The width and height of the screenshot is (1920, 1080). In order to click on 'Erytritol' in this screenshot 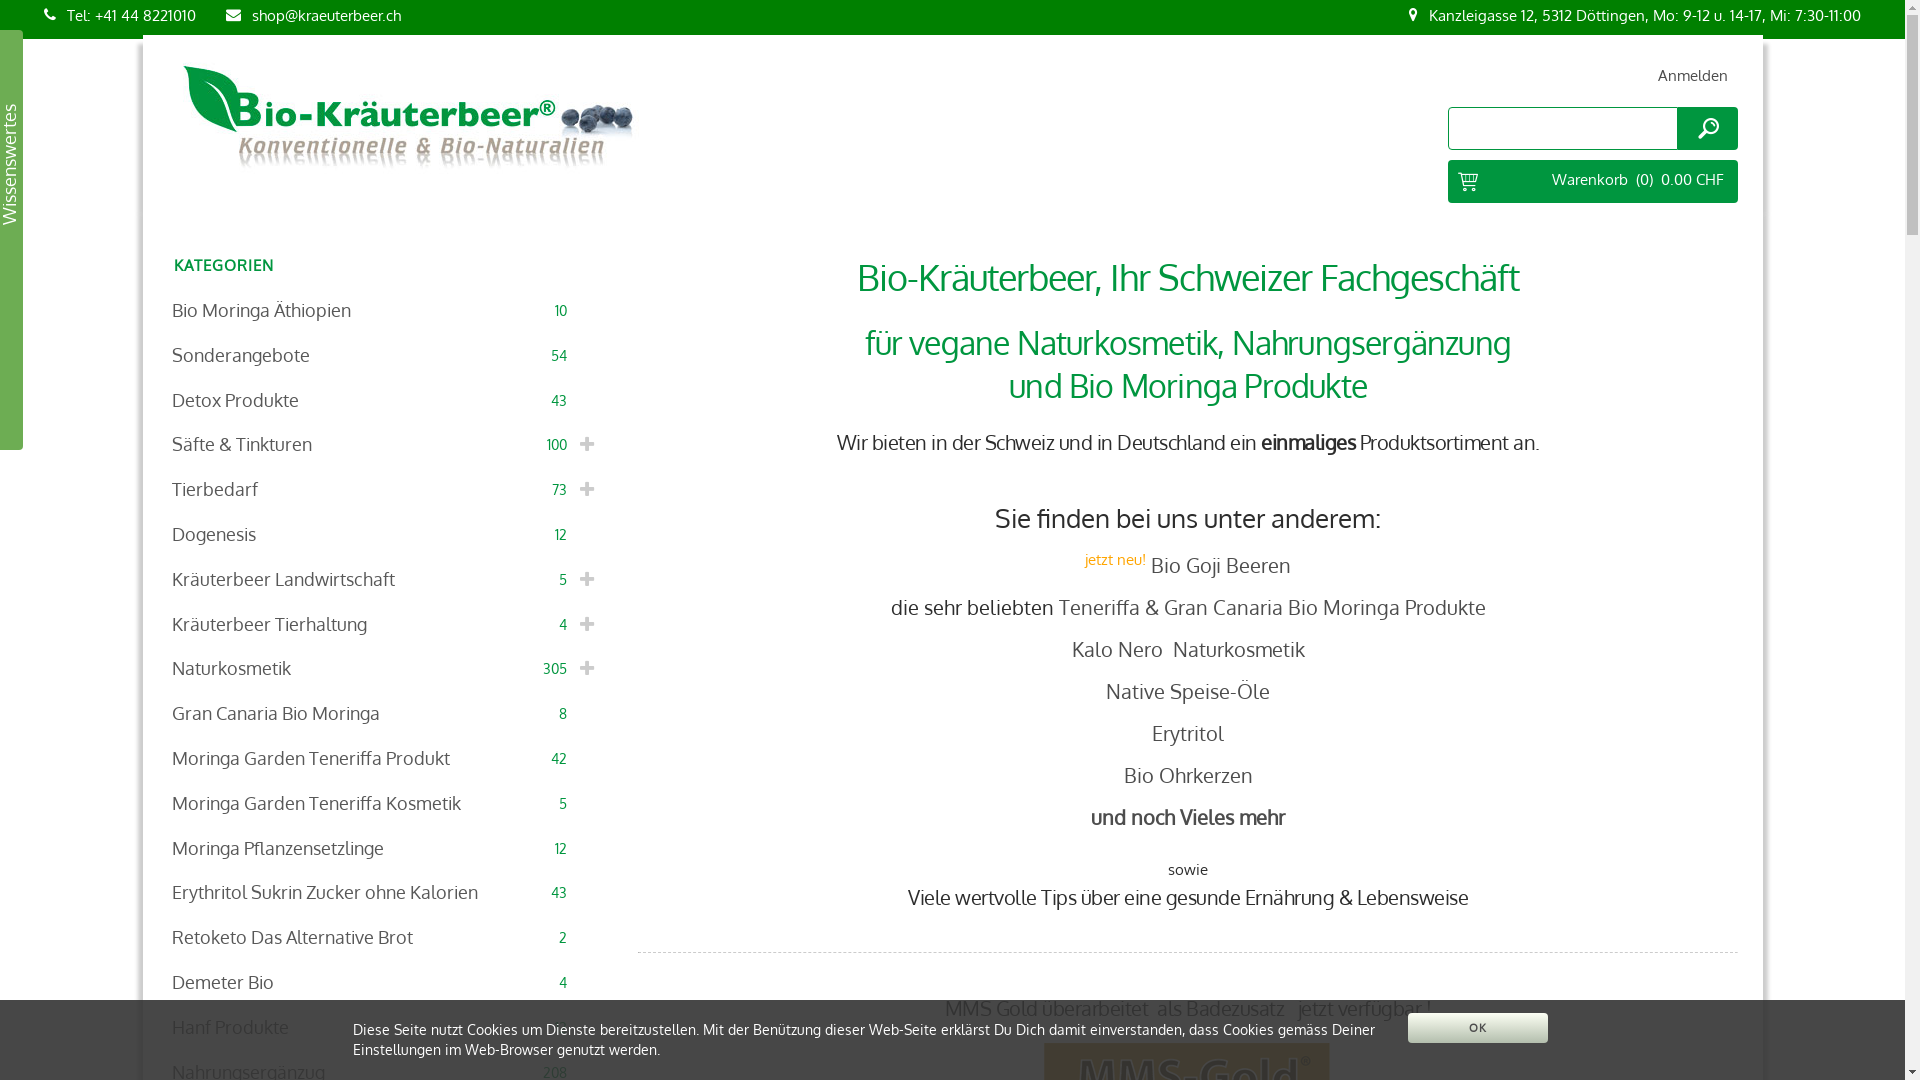, I will do `click(1187, 732)`.